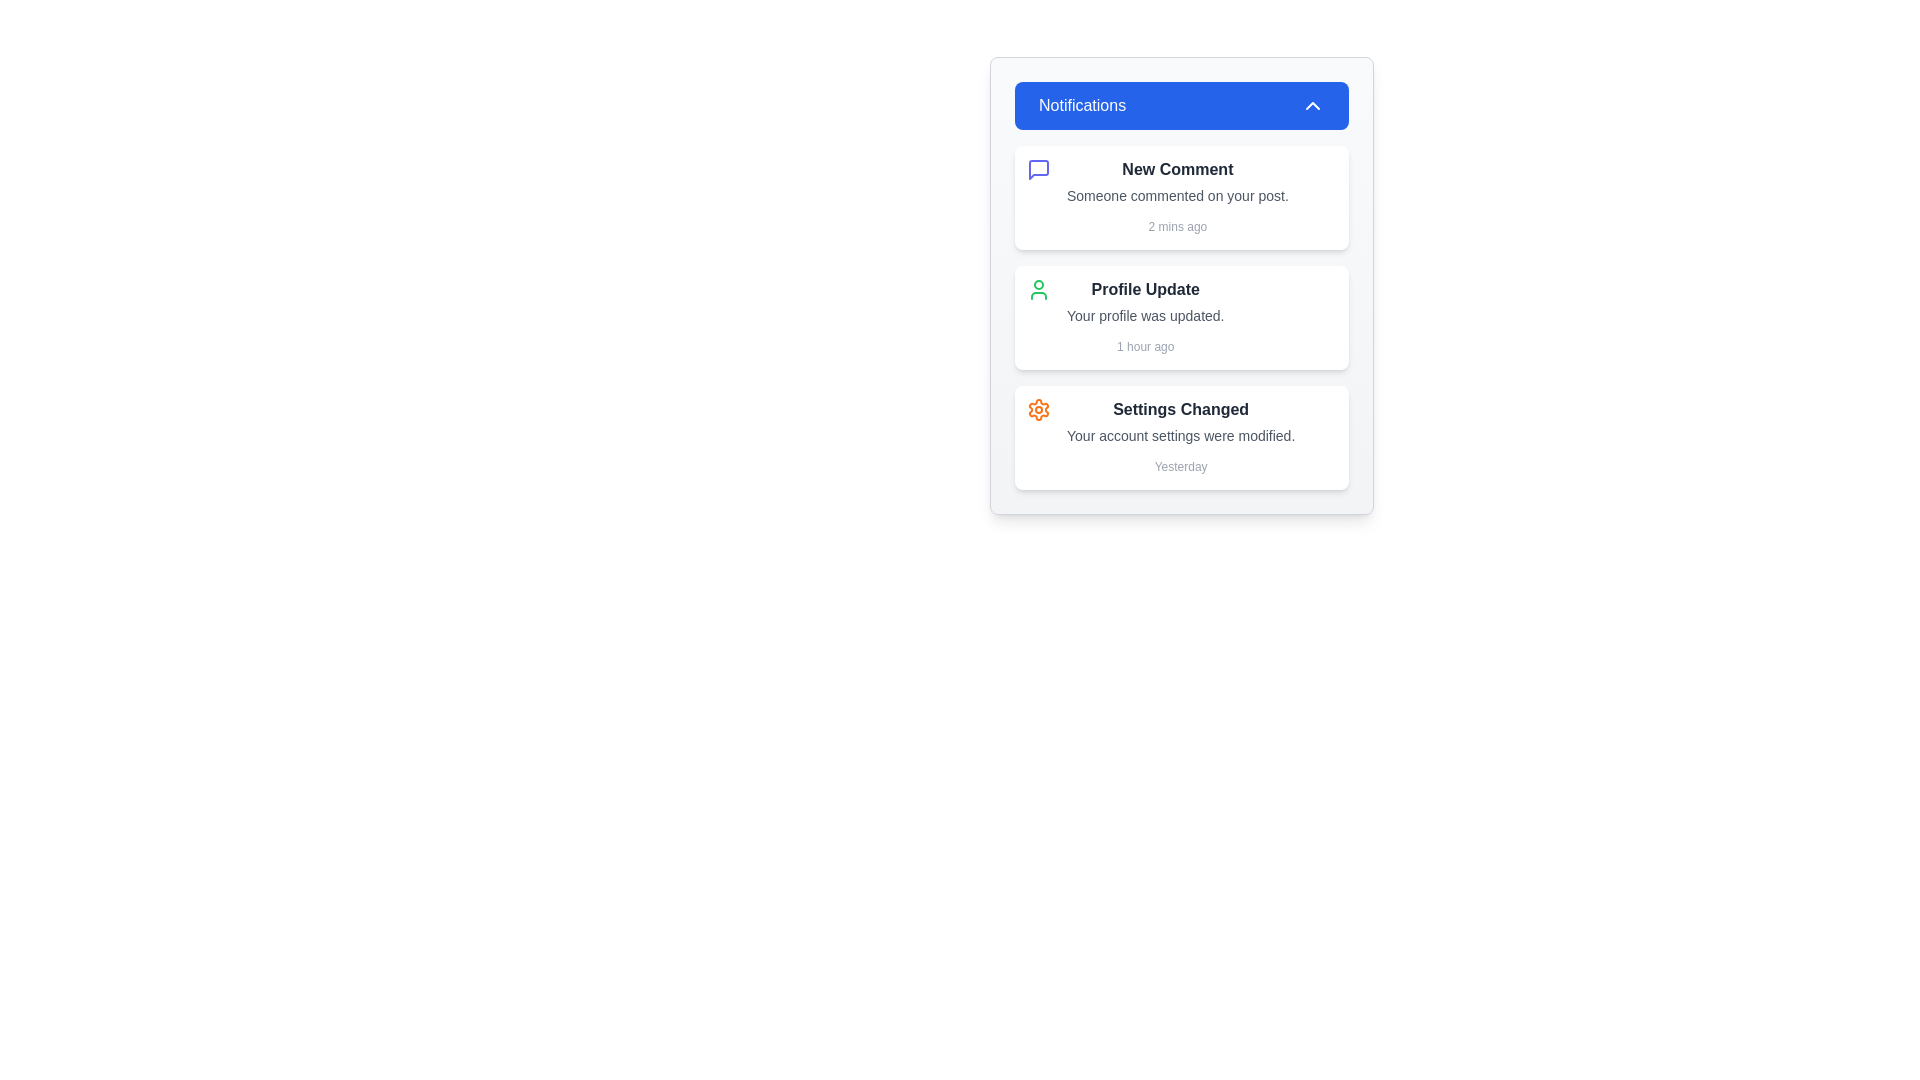 This screenshot has height=1080, width=1920. I want to click on the static text label 'Yesterday' within the notification card indicating a settings change, located at the bottom of the card in the Notifications panel, so click(1181, 466).